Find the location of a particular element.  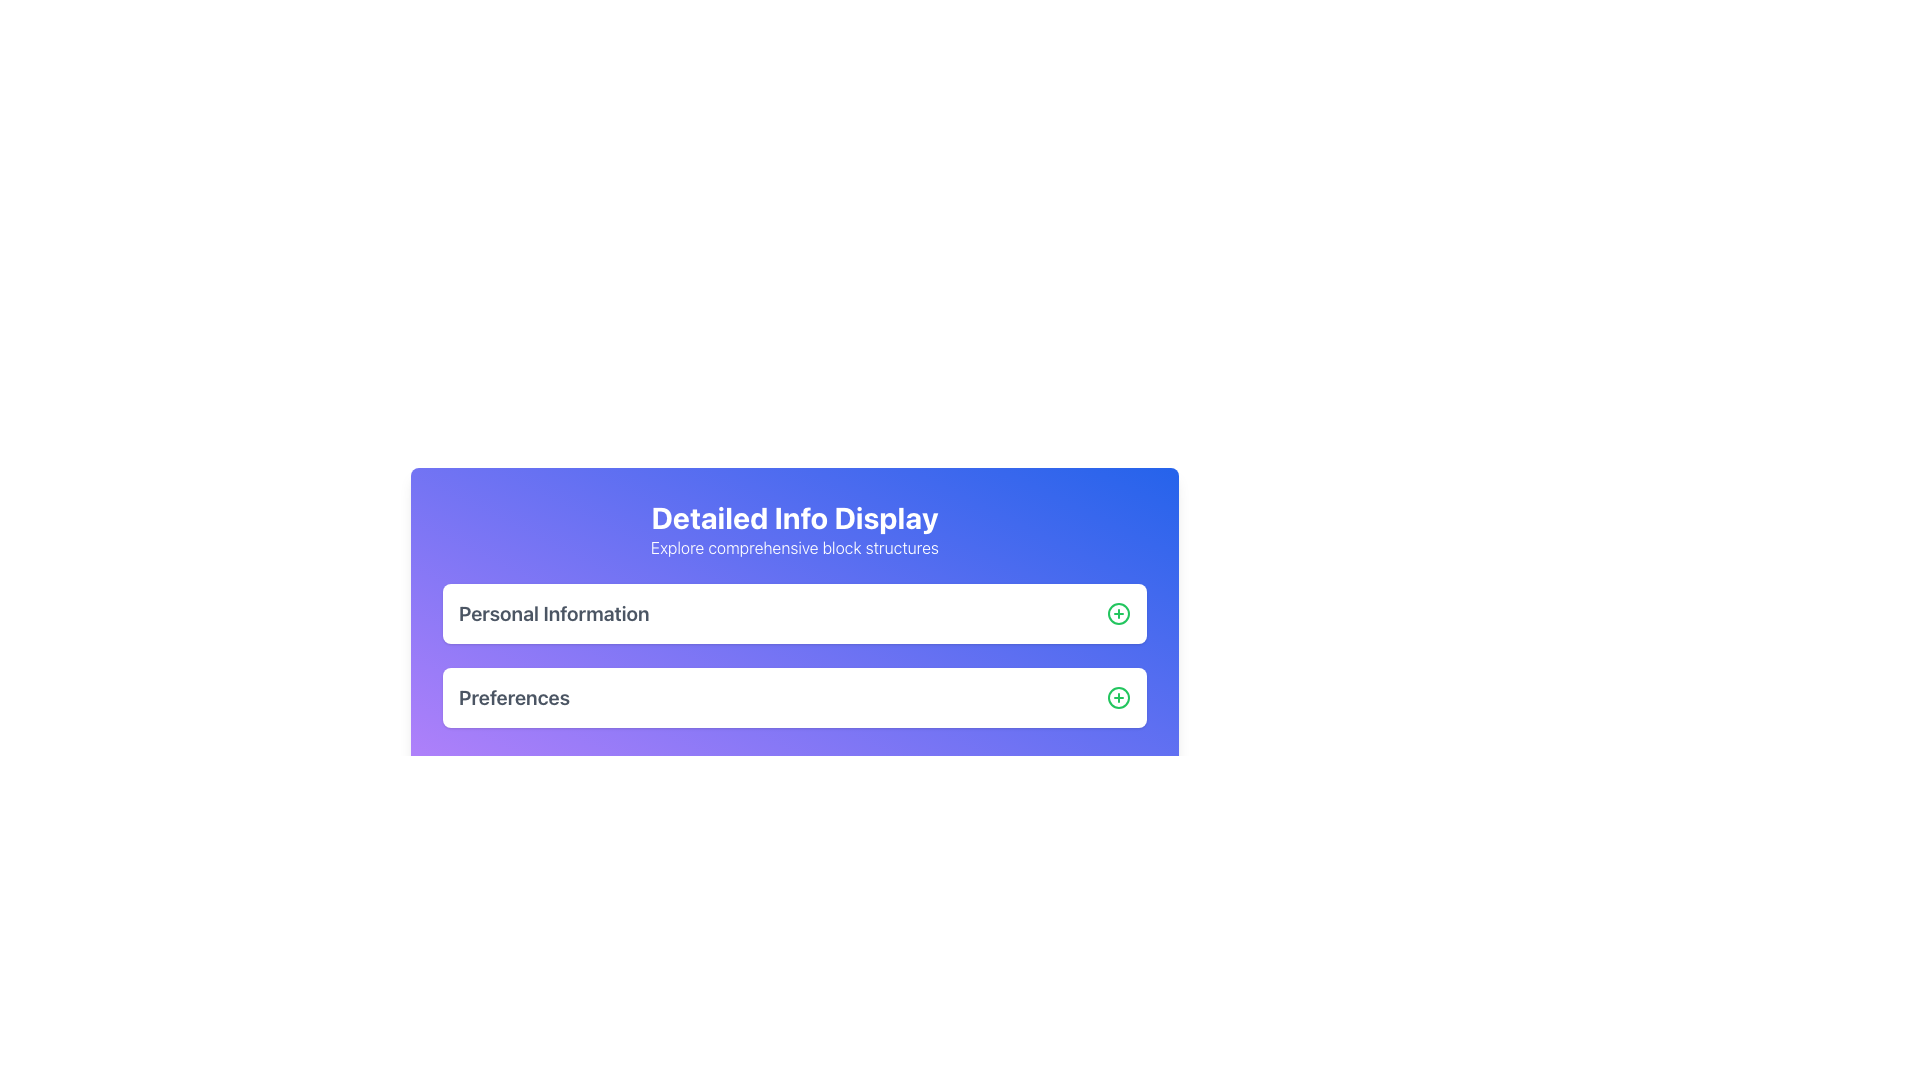

the static text label that serves as a heading for user preferences, positioned below 'Personal Information' and aligned to the left is located at coordinates (514, 697).